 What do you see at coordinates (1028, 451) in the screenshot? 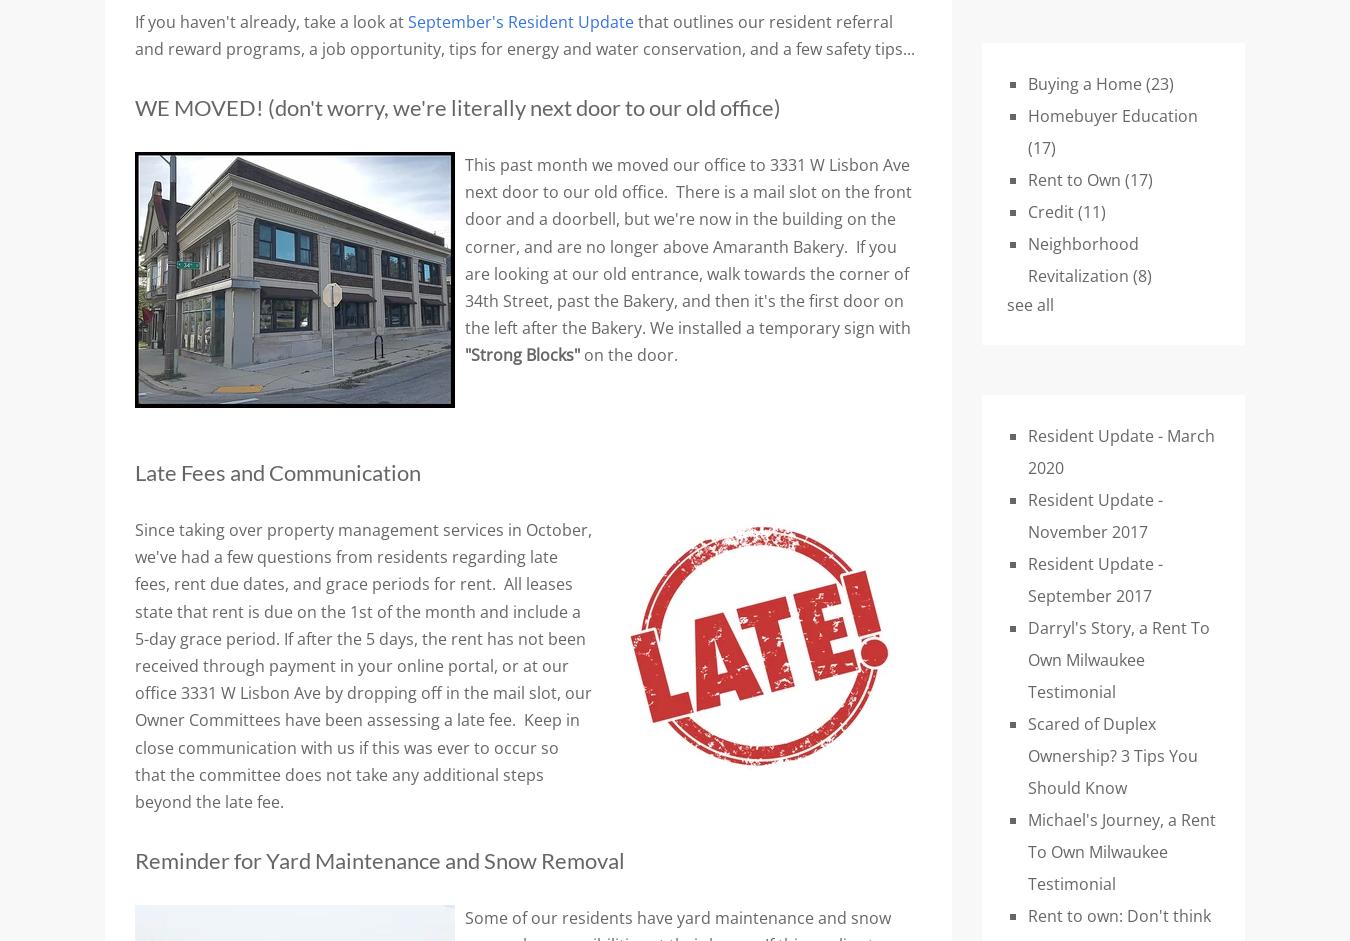
I see `'Resident Update - March 2020'` at bounding box center [1028, 451].